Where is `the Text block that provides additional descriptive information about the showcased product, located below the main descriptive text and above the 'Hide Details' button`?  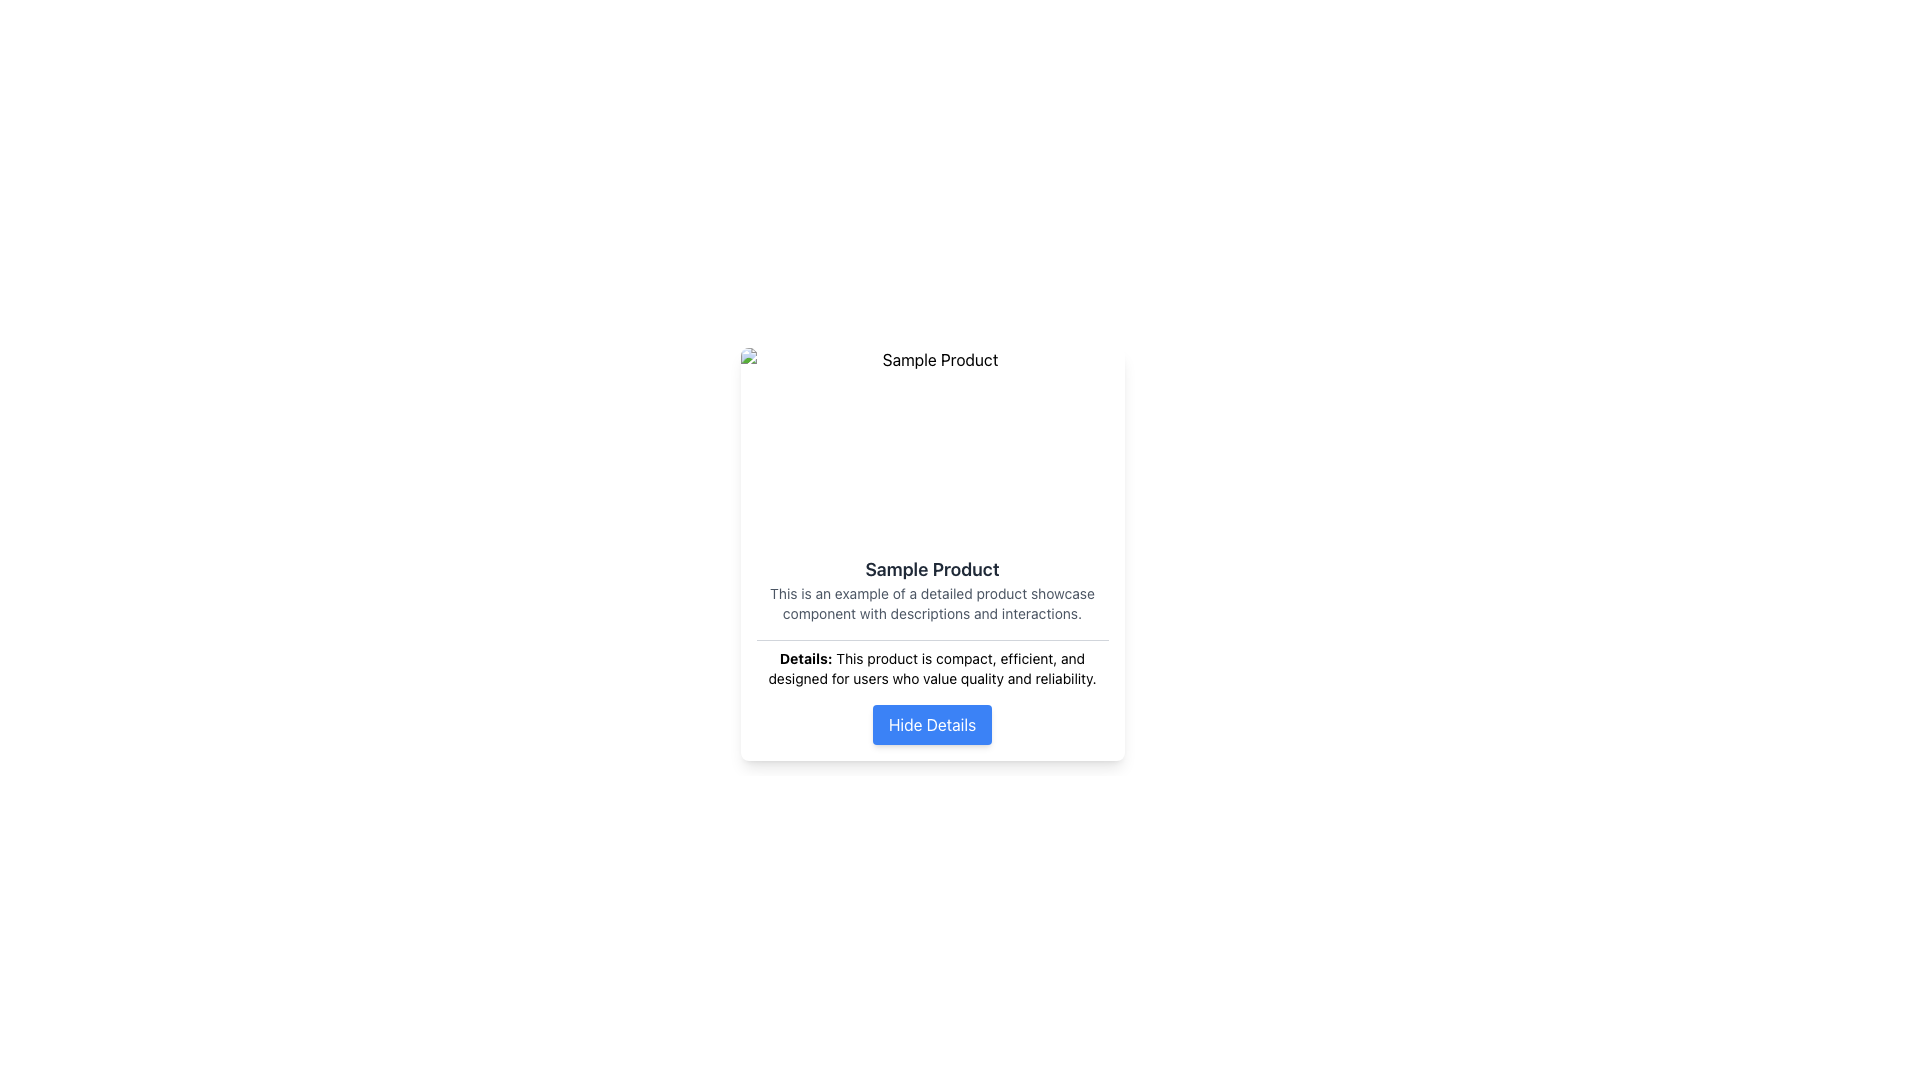
the Text block that provides additional descriptive information about the showcased product, located below the main descriptive text and above the 'Hide Details' button is located at coordinates (931, 650).